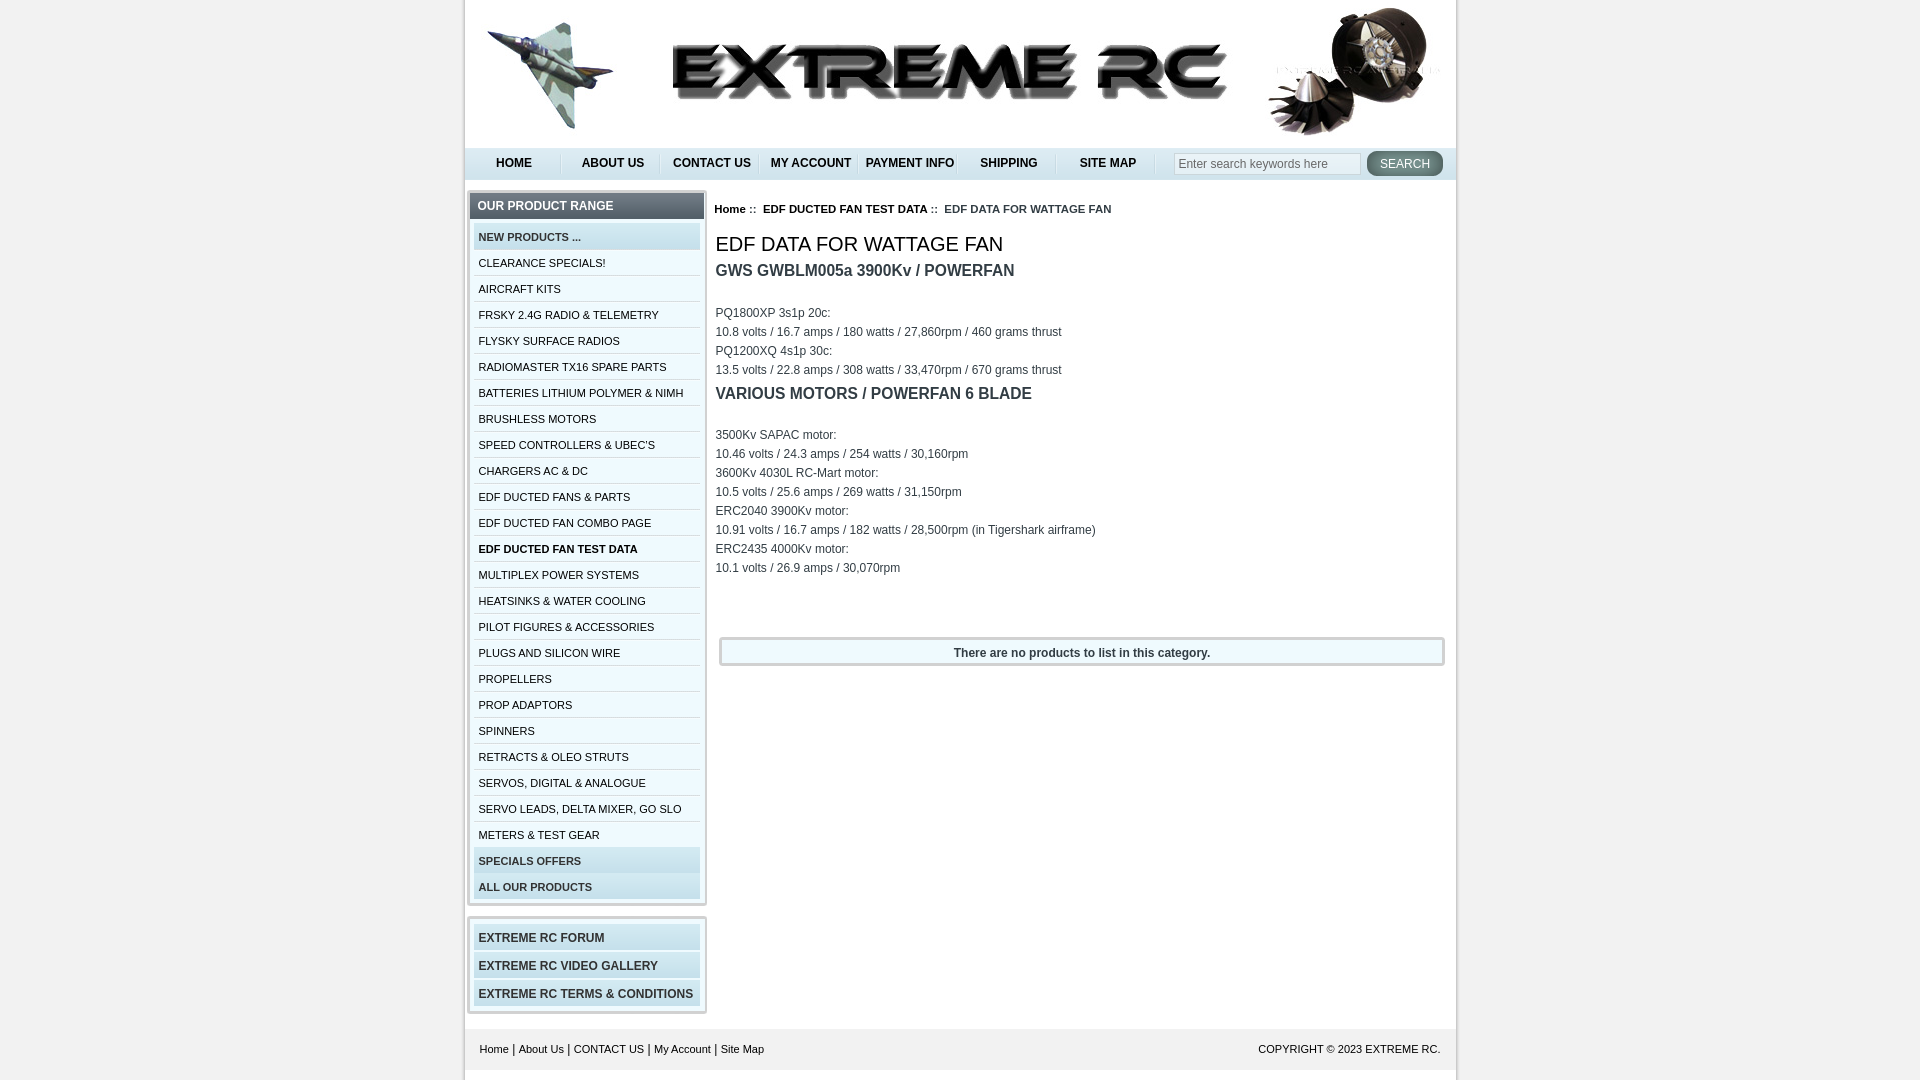 This screenshot has height=1080, width=1920. I want to click on 'About Us', so click(541, 1048).